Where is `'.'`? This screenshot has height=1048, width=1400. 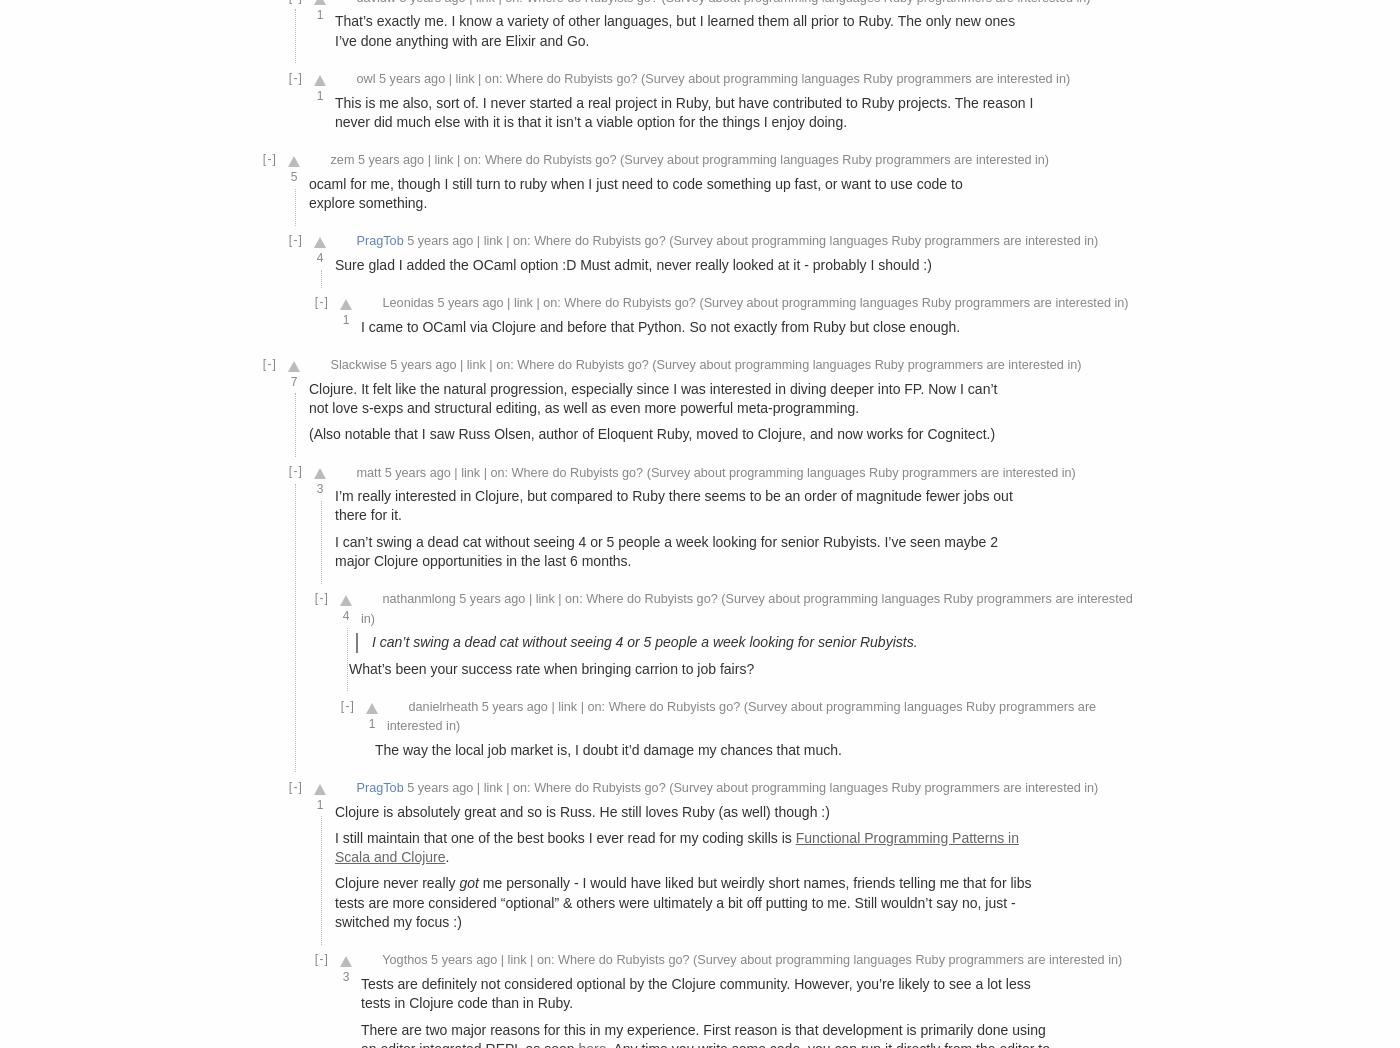 '.' is located at coordinates (447, 856).